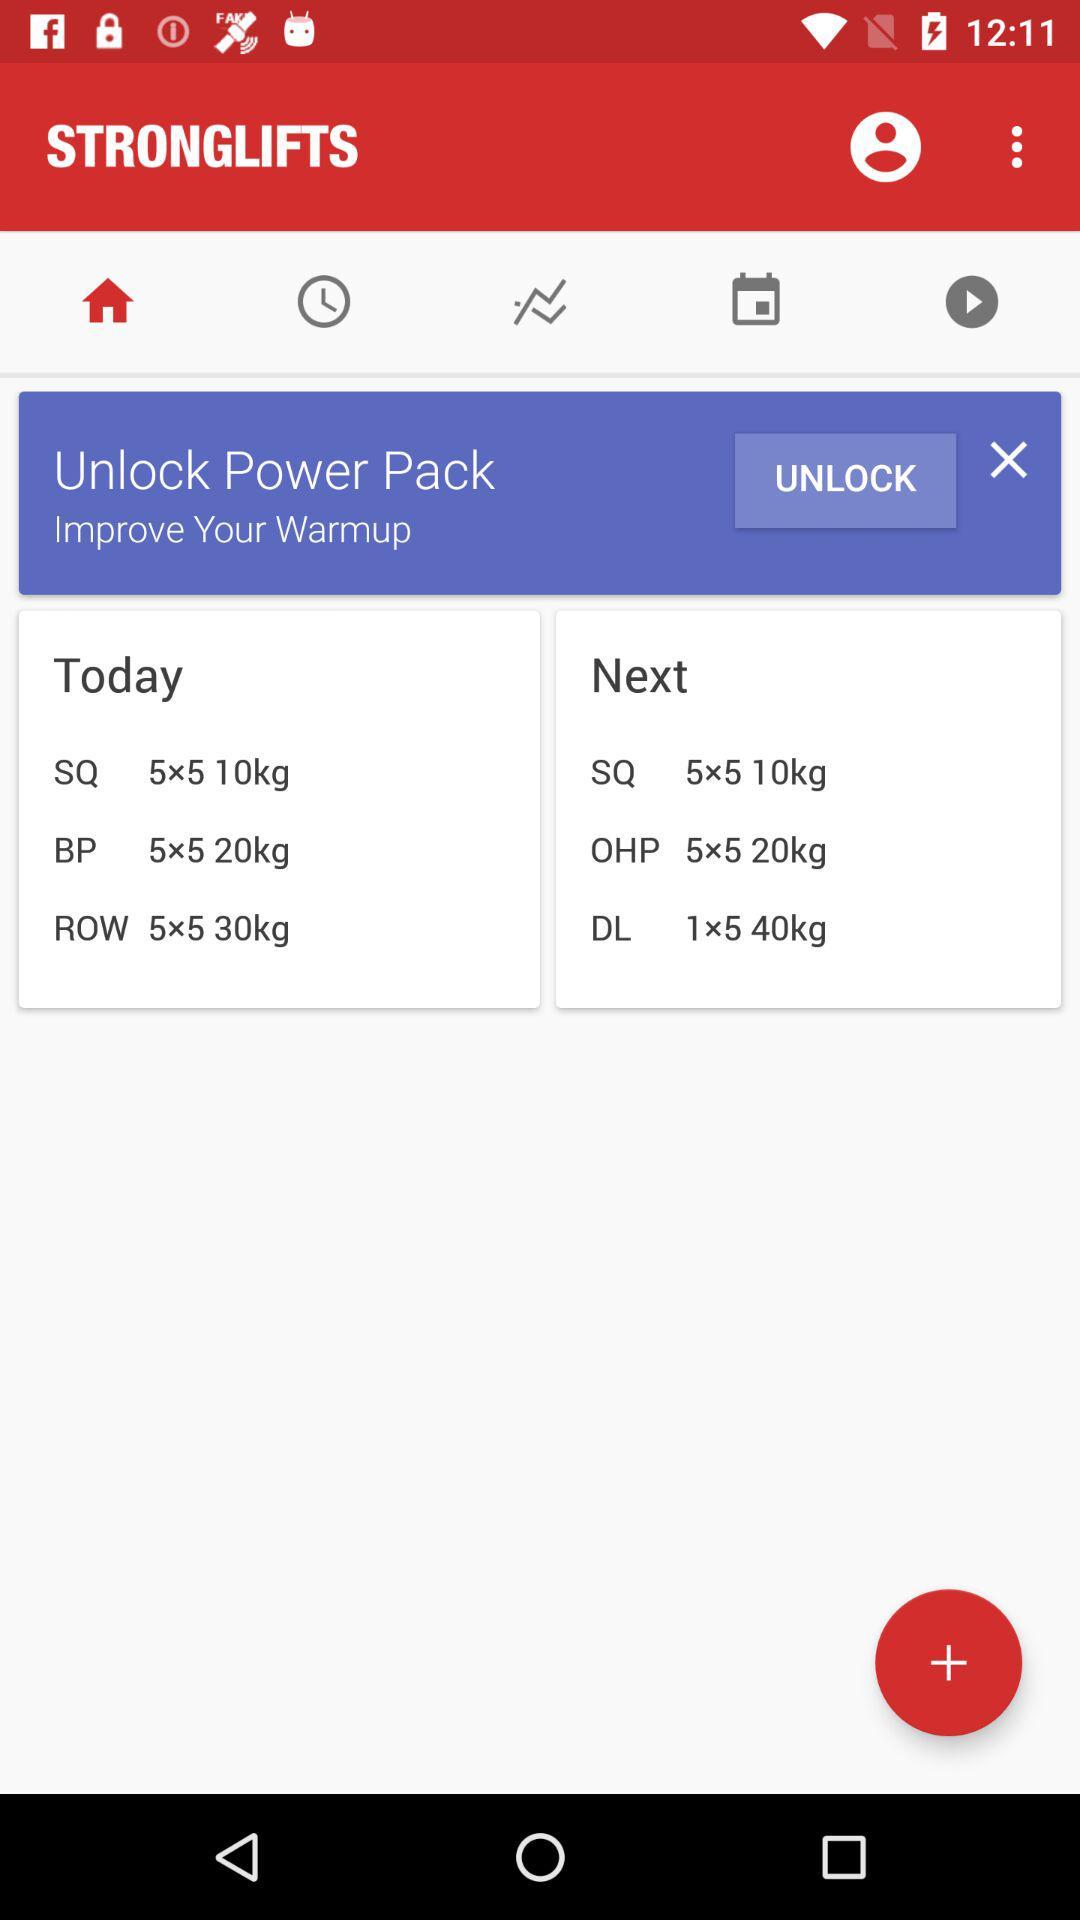 The width and height of the screenshot is (1080, 1920). Describe the element at coordinates (947, 1662) in the screenshot. I see `icon below the unlock` at that location.